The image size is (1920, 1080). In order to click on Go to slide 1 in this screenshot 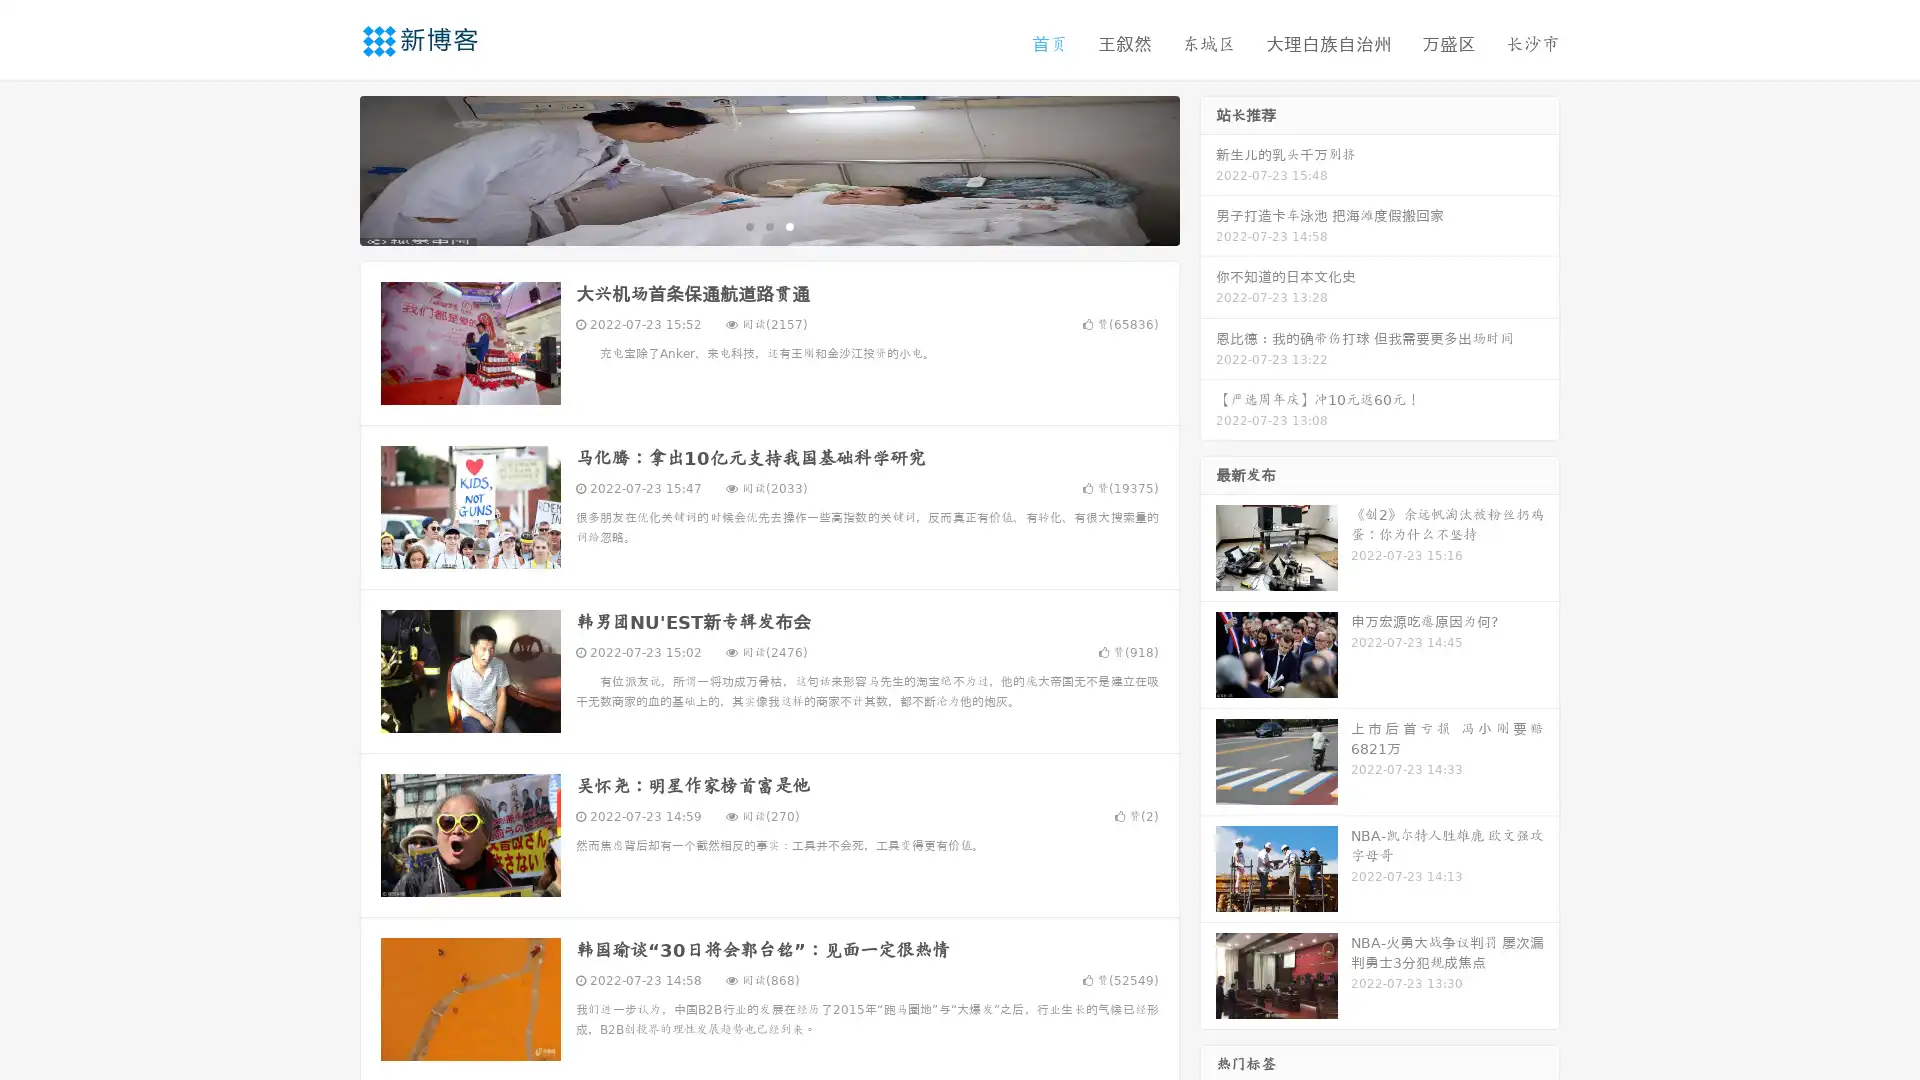, I will do `click(748, 225)`.